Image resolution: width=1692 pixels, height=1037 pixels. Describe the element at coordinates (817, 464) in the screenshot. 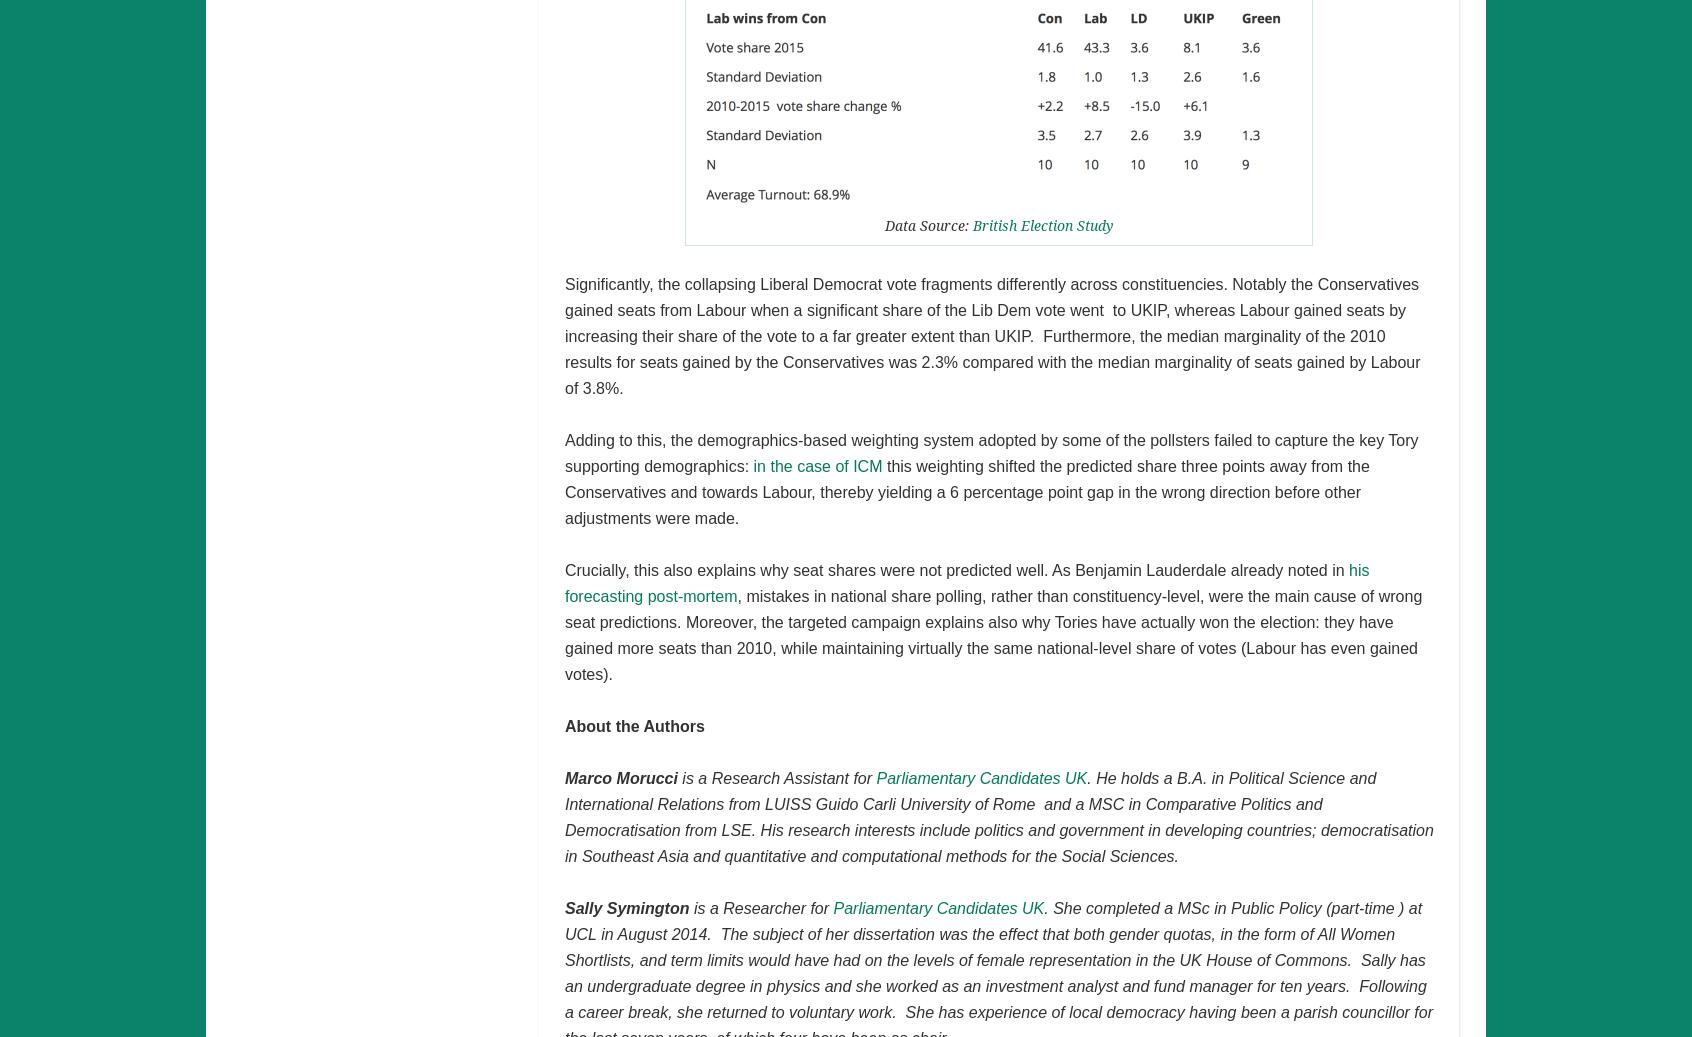

I see `'in the case of ICM'` at that location.